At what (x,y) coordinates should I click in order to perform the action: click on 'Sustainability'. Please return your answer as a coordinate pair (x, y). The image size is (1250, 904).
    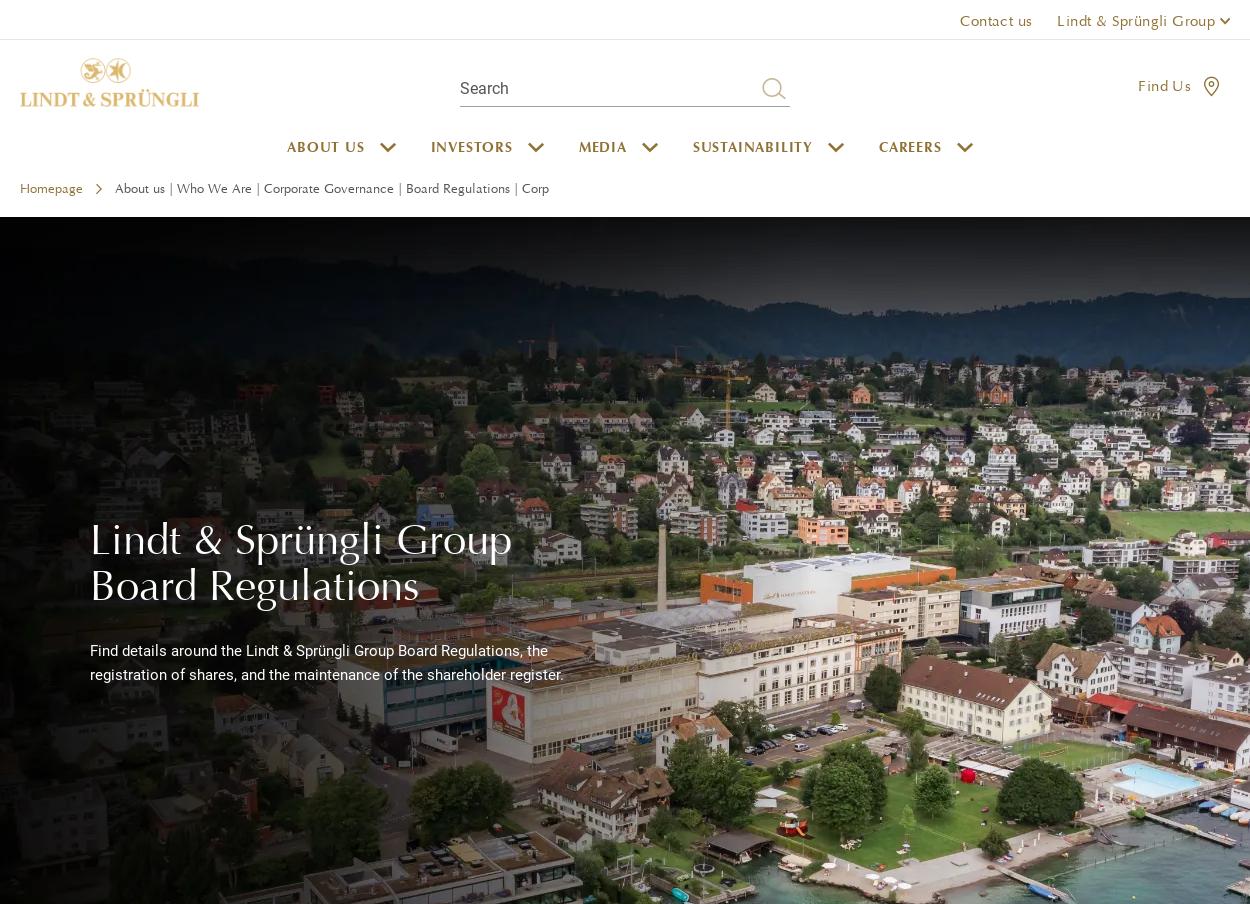
    Looking at the image, I should click on (691, 145).